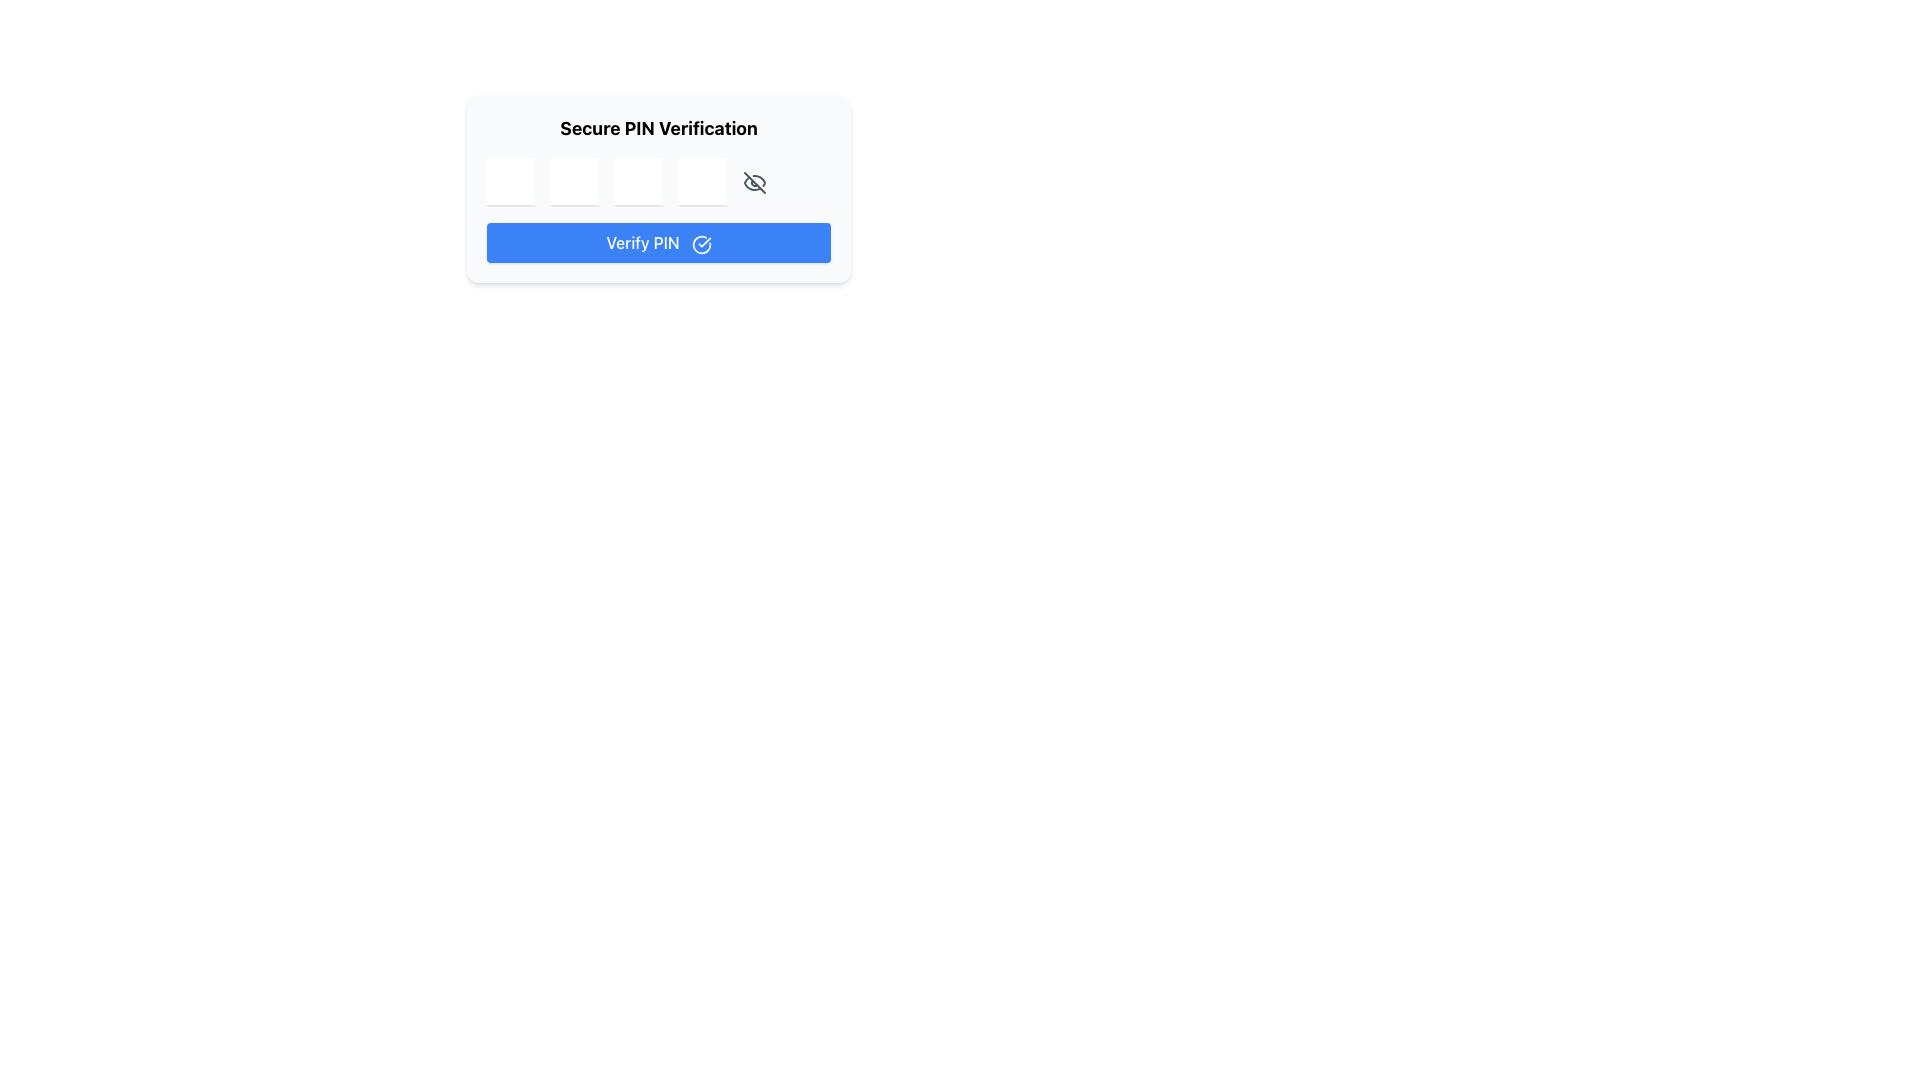  I want to click on the Interactive eye icon with a strikethrough located at the far right of the PIN input fields, so click(753, 182).